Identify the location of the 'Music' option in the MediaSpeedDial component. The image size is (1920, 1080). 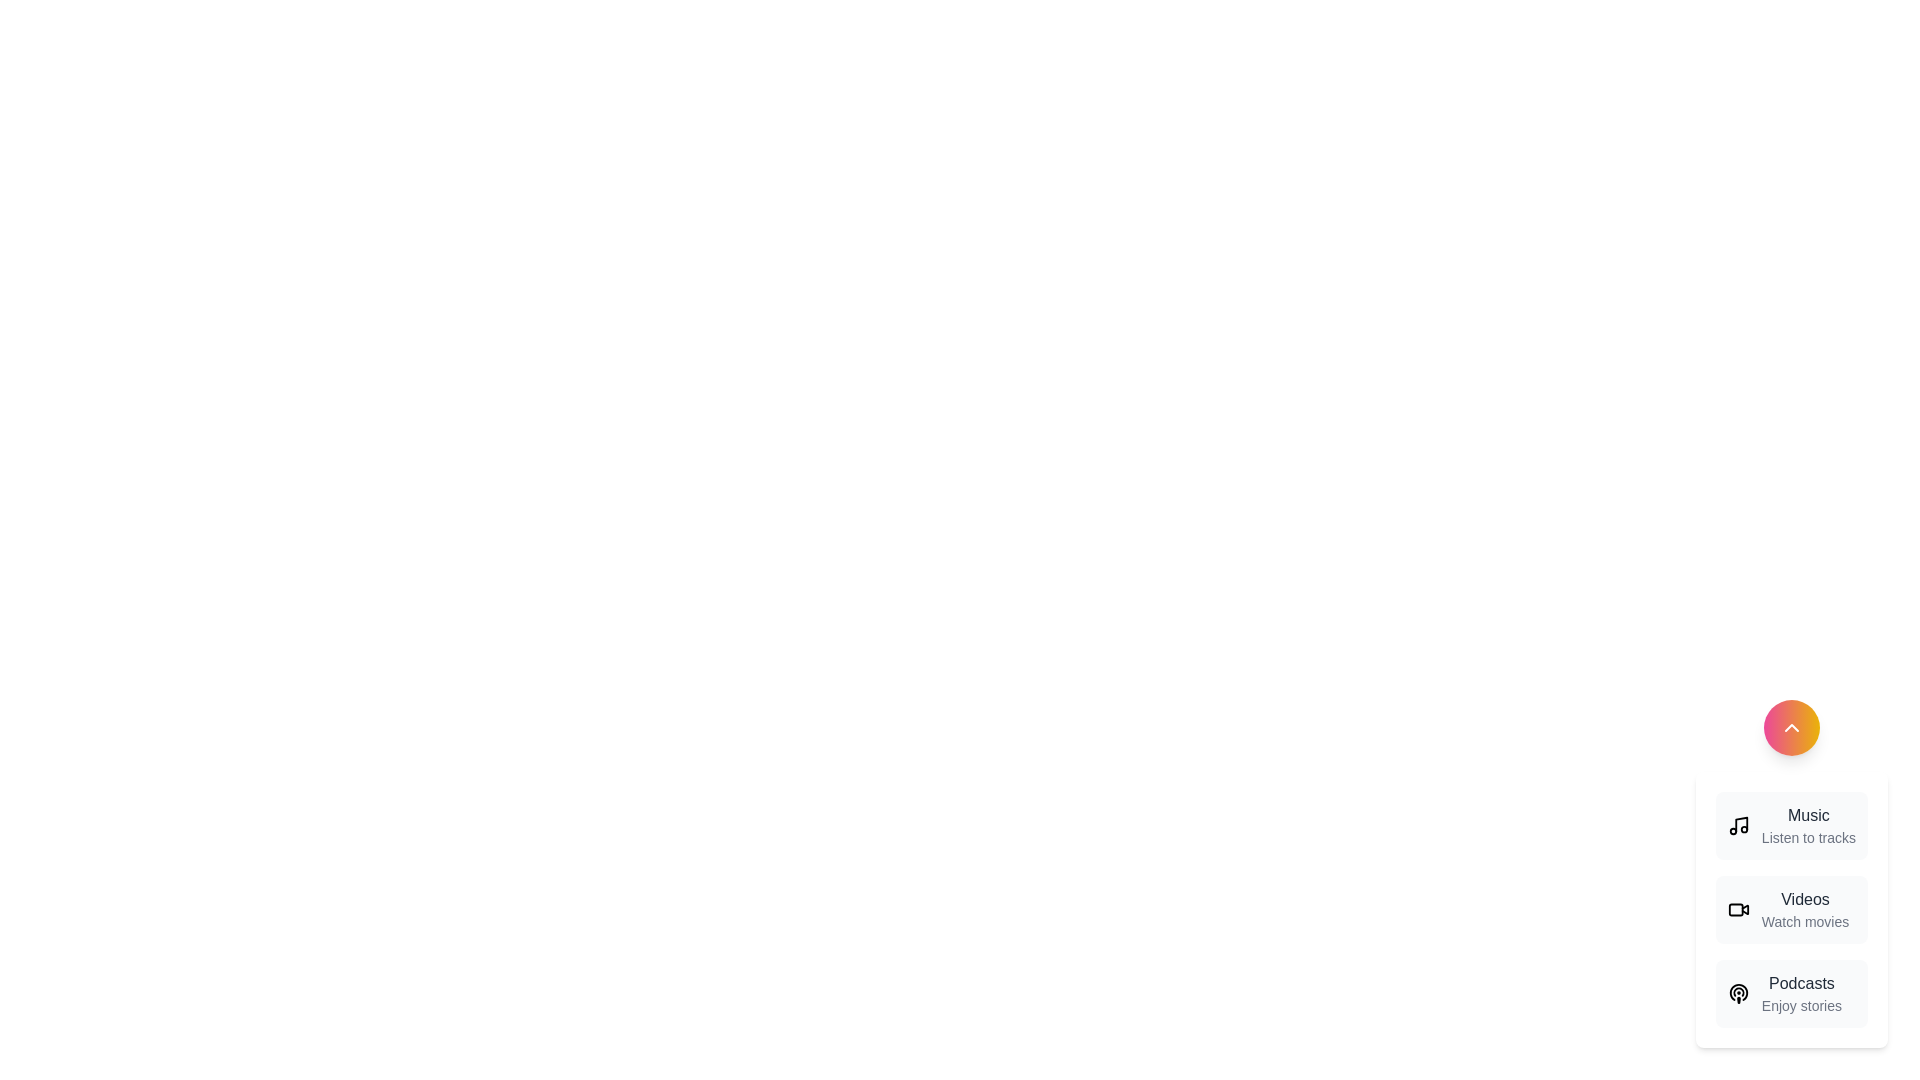
(1791, 825).